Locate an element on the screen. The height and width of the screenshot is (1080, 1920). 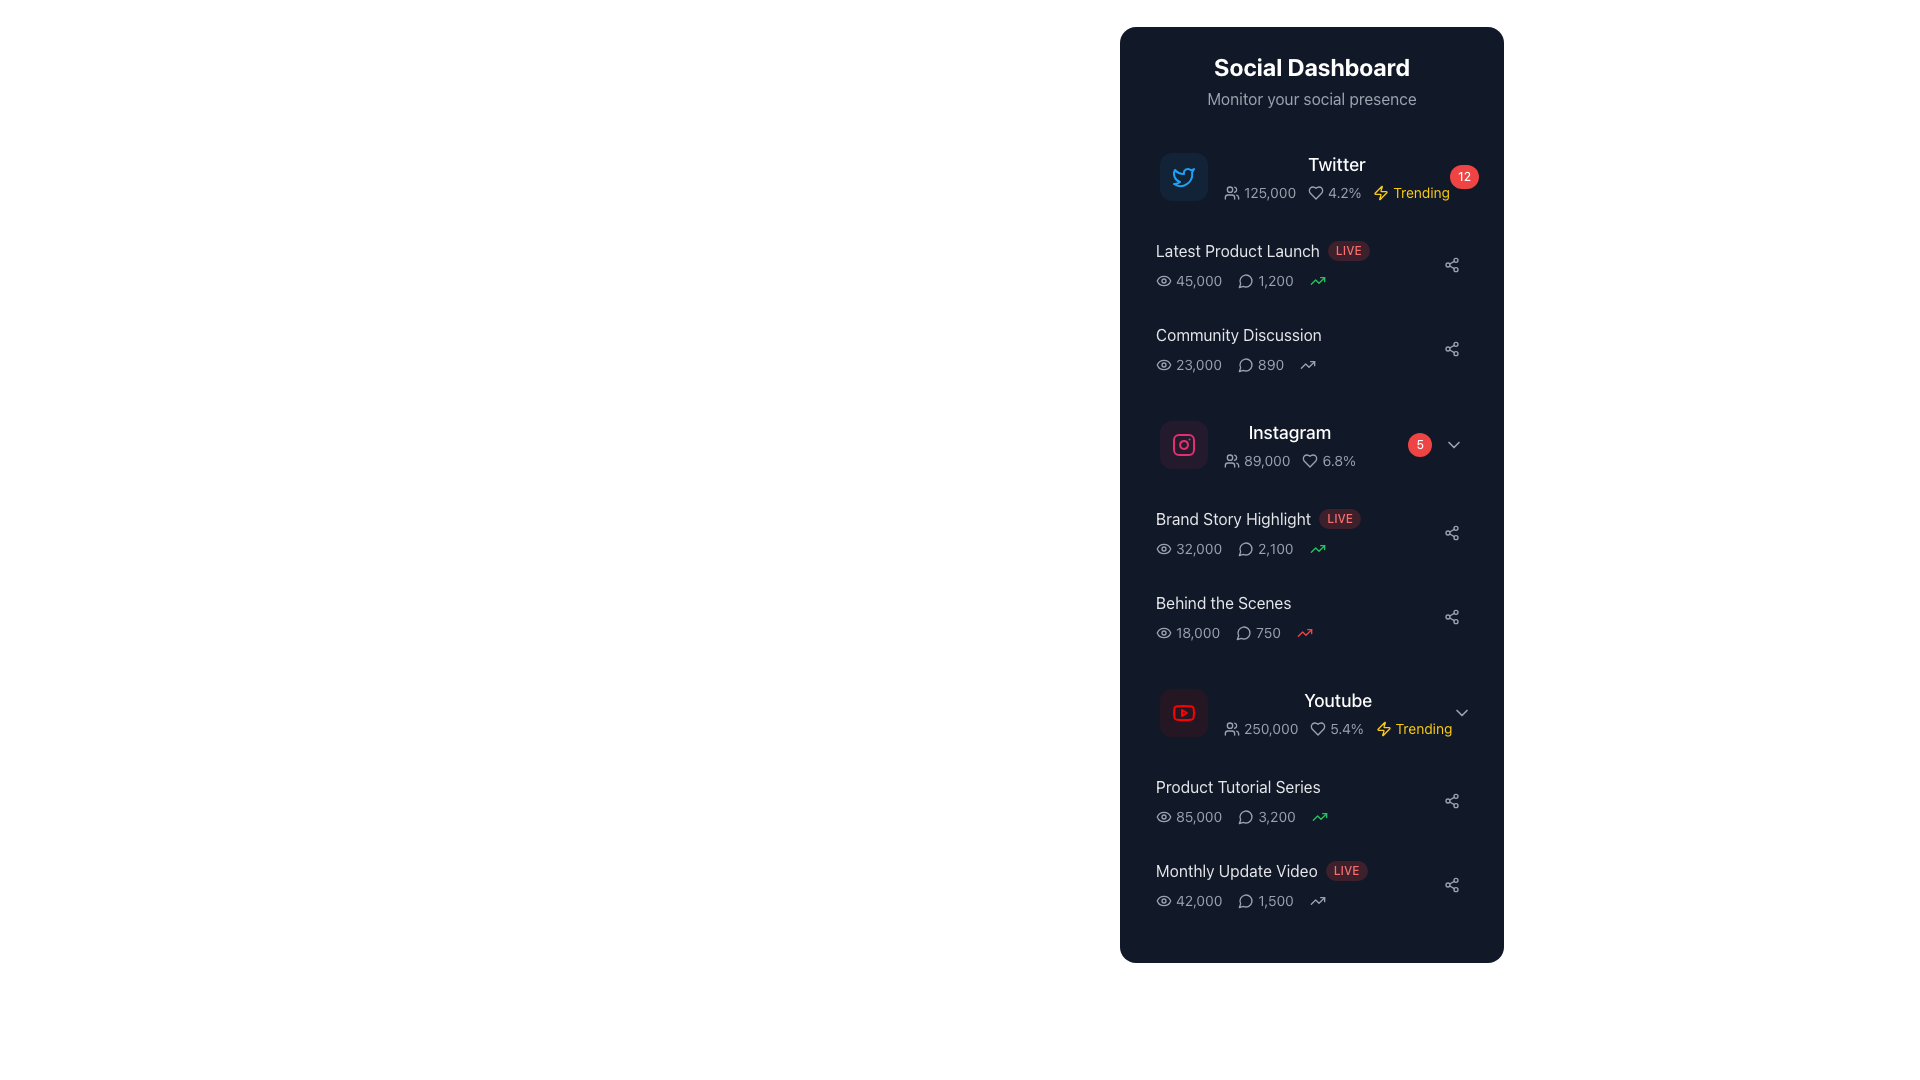
the 'Twitter' information display panel located at the top of the vertical list, which features bold white text and an icon adjacent to it is located at coordinates (1337, 176).